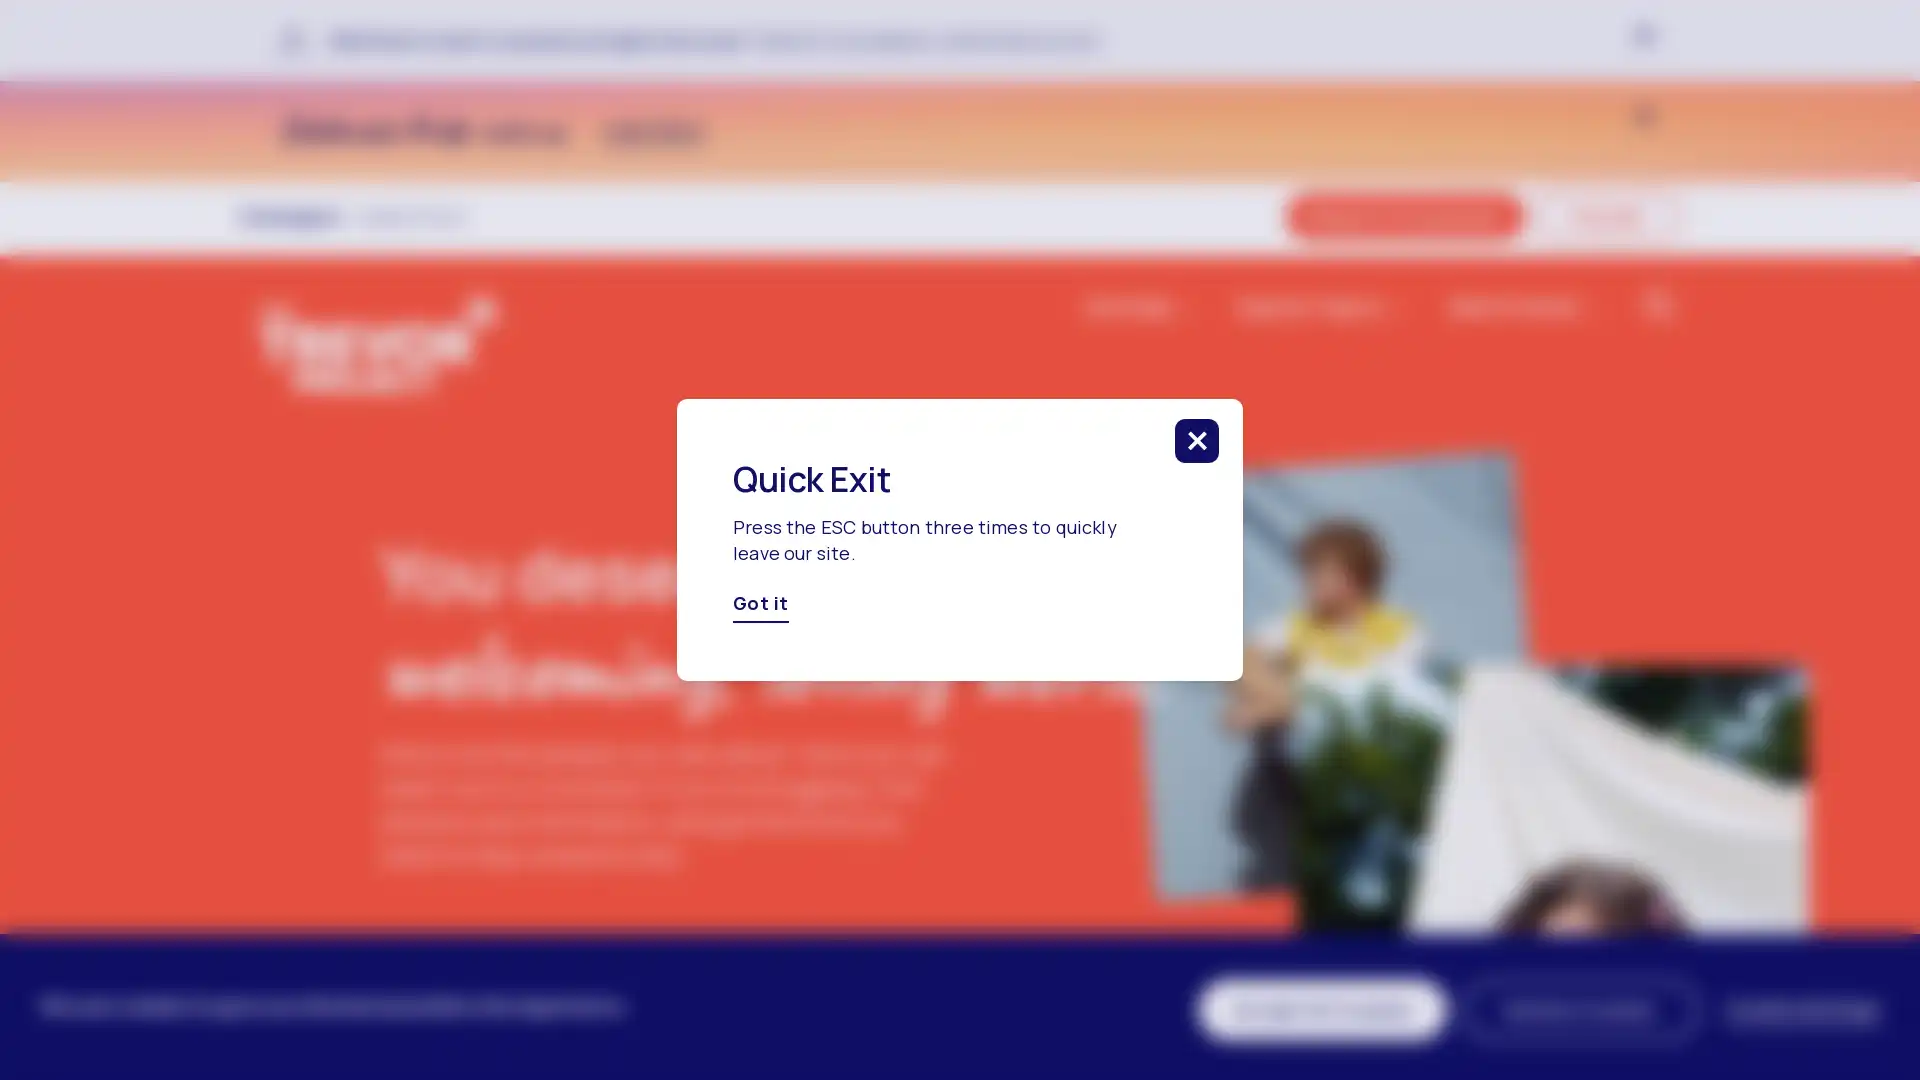  What do you see at coordinates (1643, 35) in the screenshot?
I see `click to close banner` at bounding box center [1643, 35].